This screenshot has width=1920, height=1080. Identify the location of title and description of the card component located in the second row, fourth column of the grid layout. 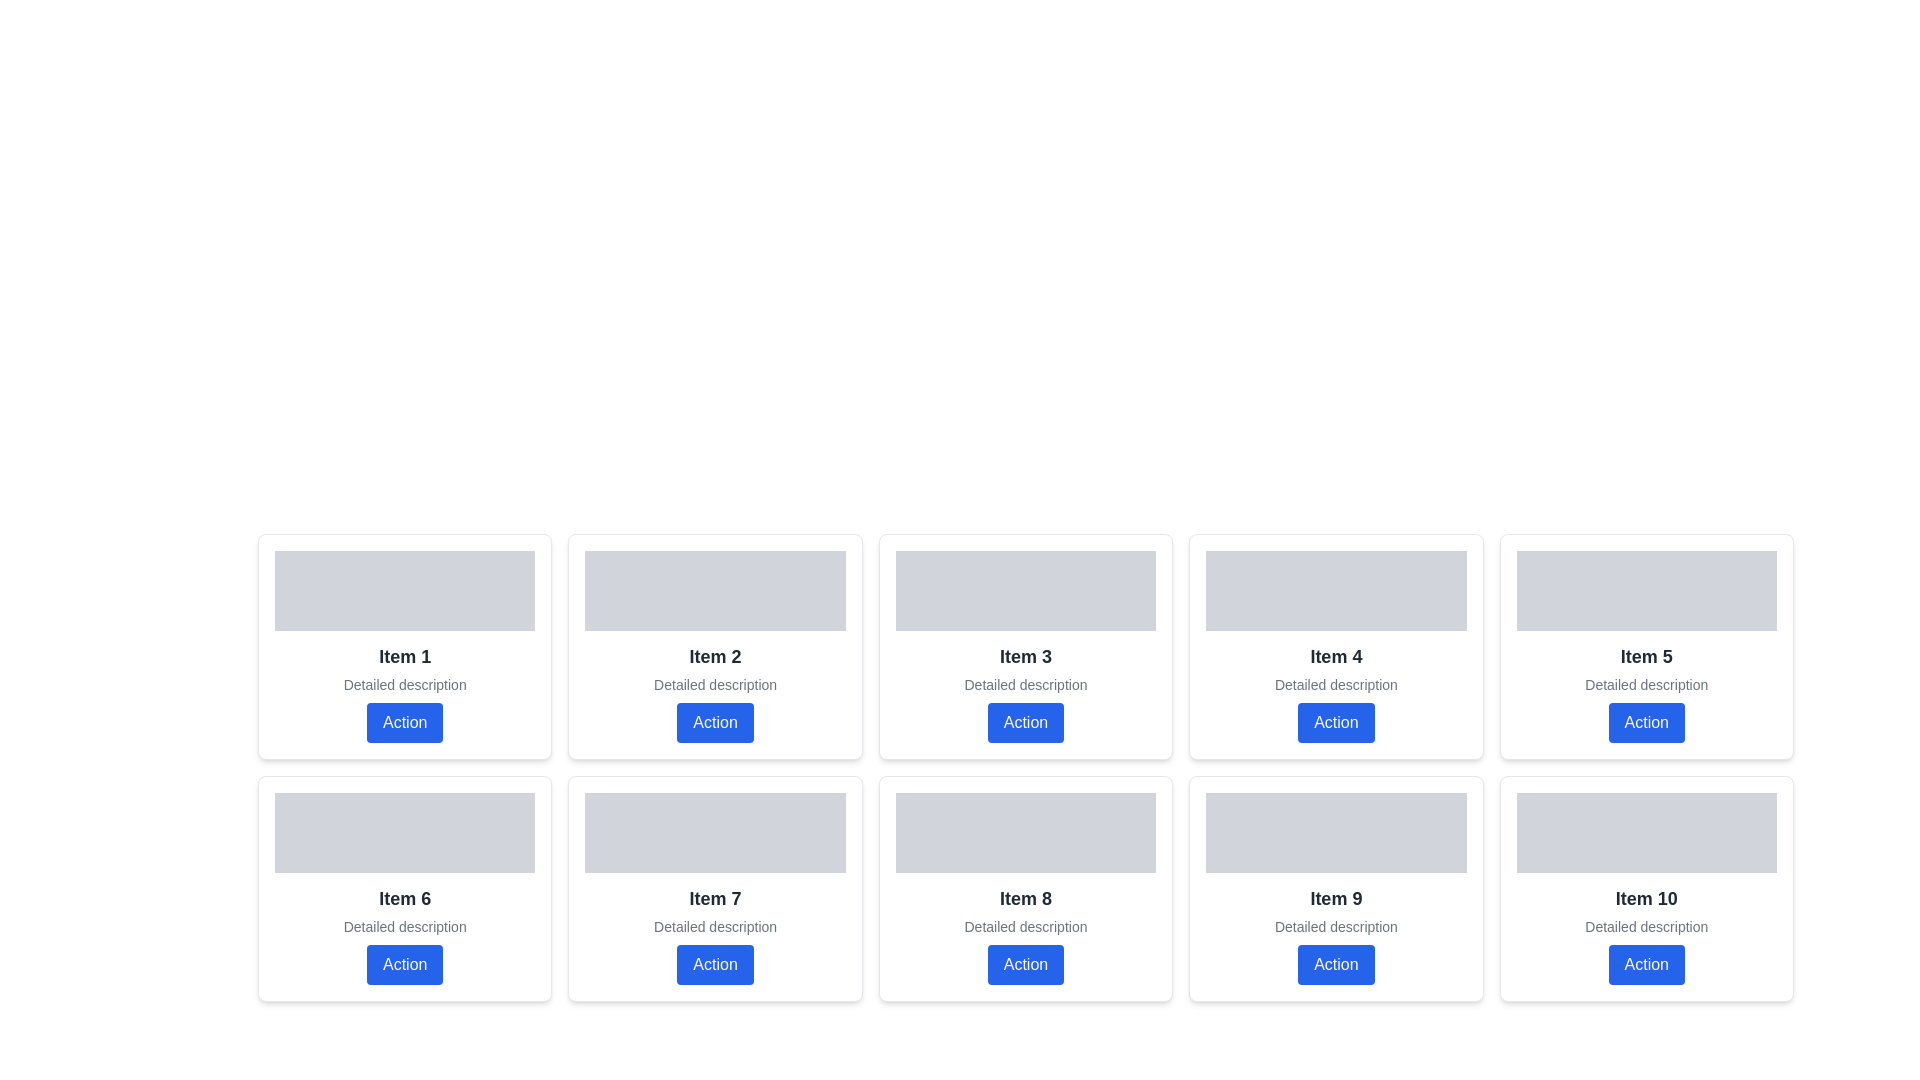
(1336, 887).